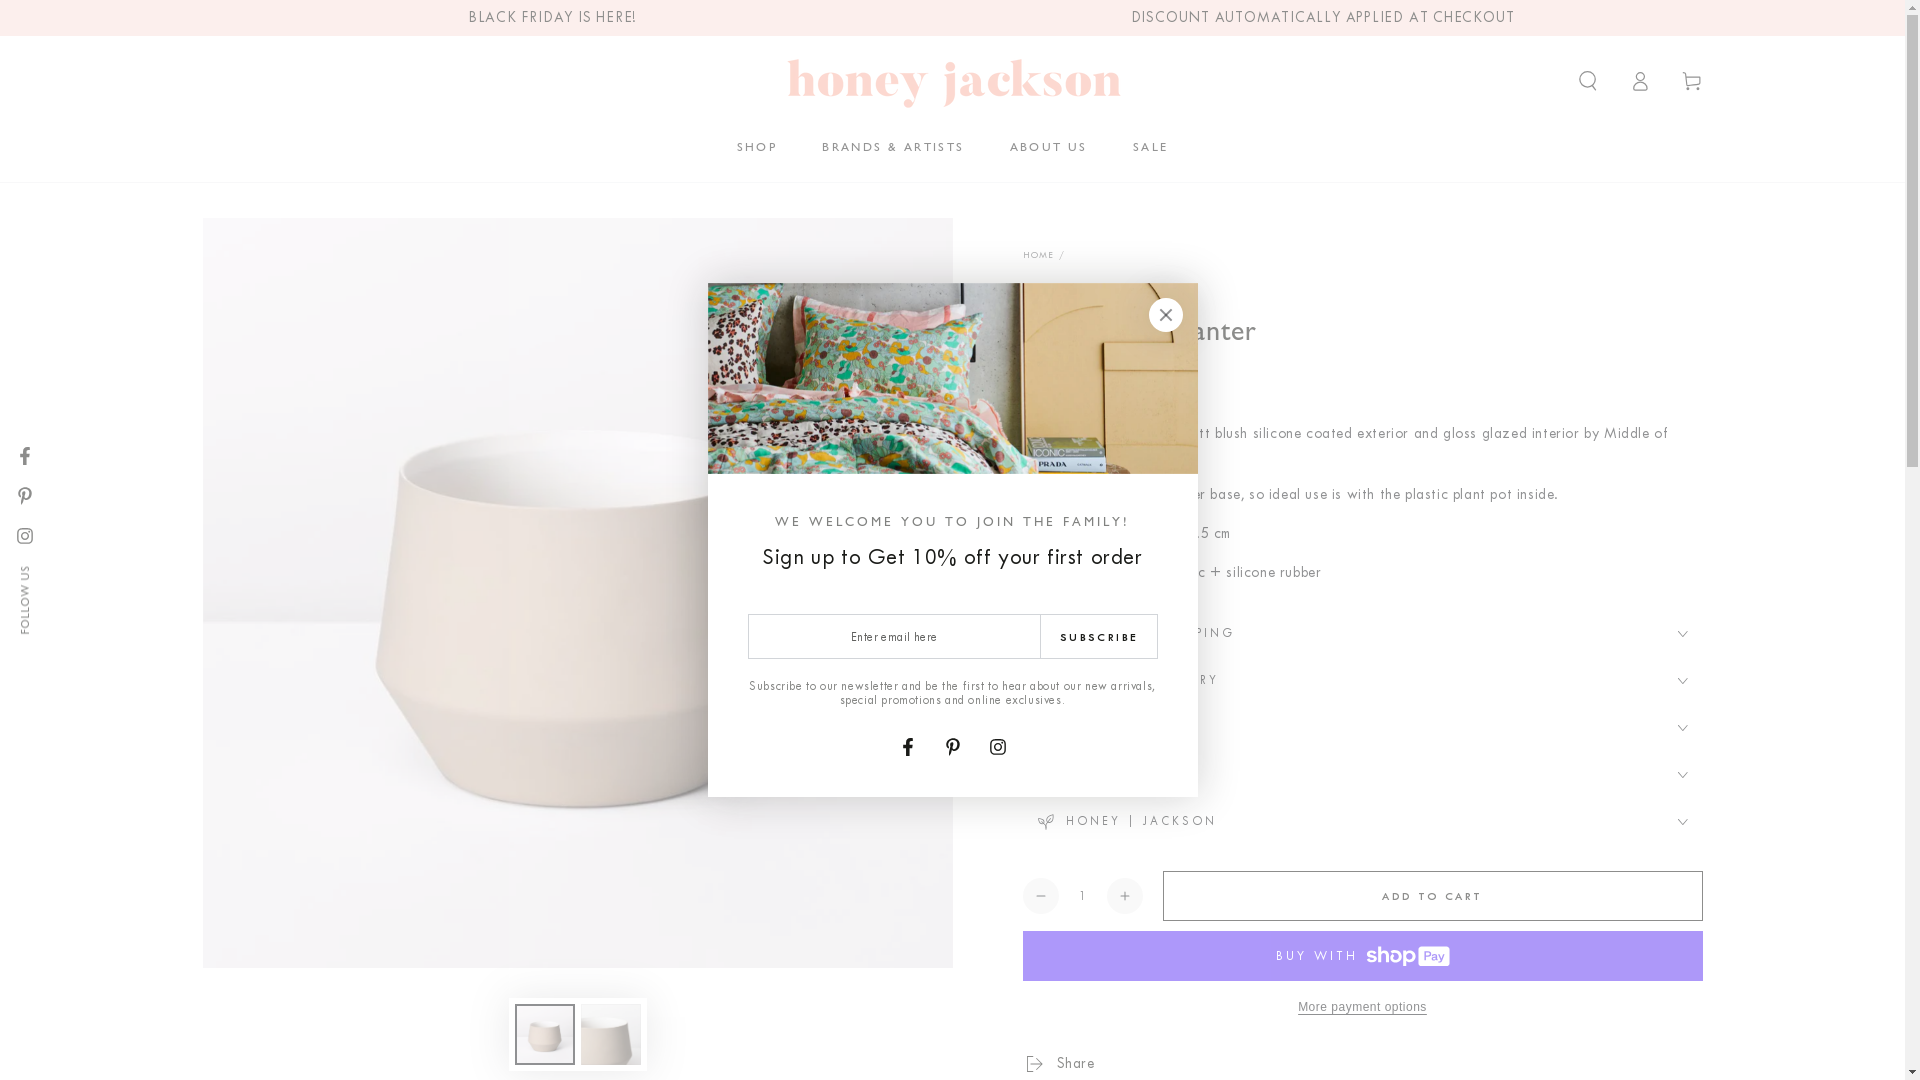 The width and height of the screenshot is (1920, 1080). What do you see at coordinates (1048, 145) in the screenshot?
I see `'ABOUT US'` at bounding box center [1048, 145].